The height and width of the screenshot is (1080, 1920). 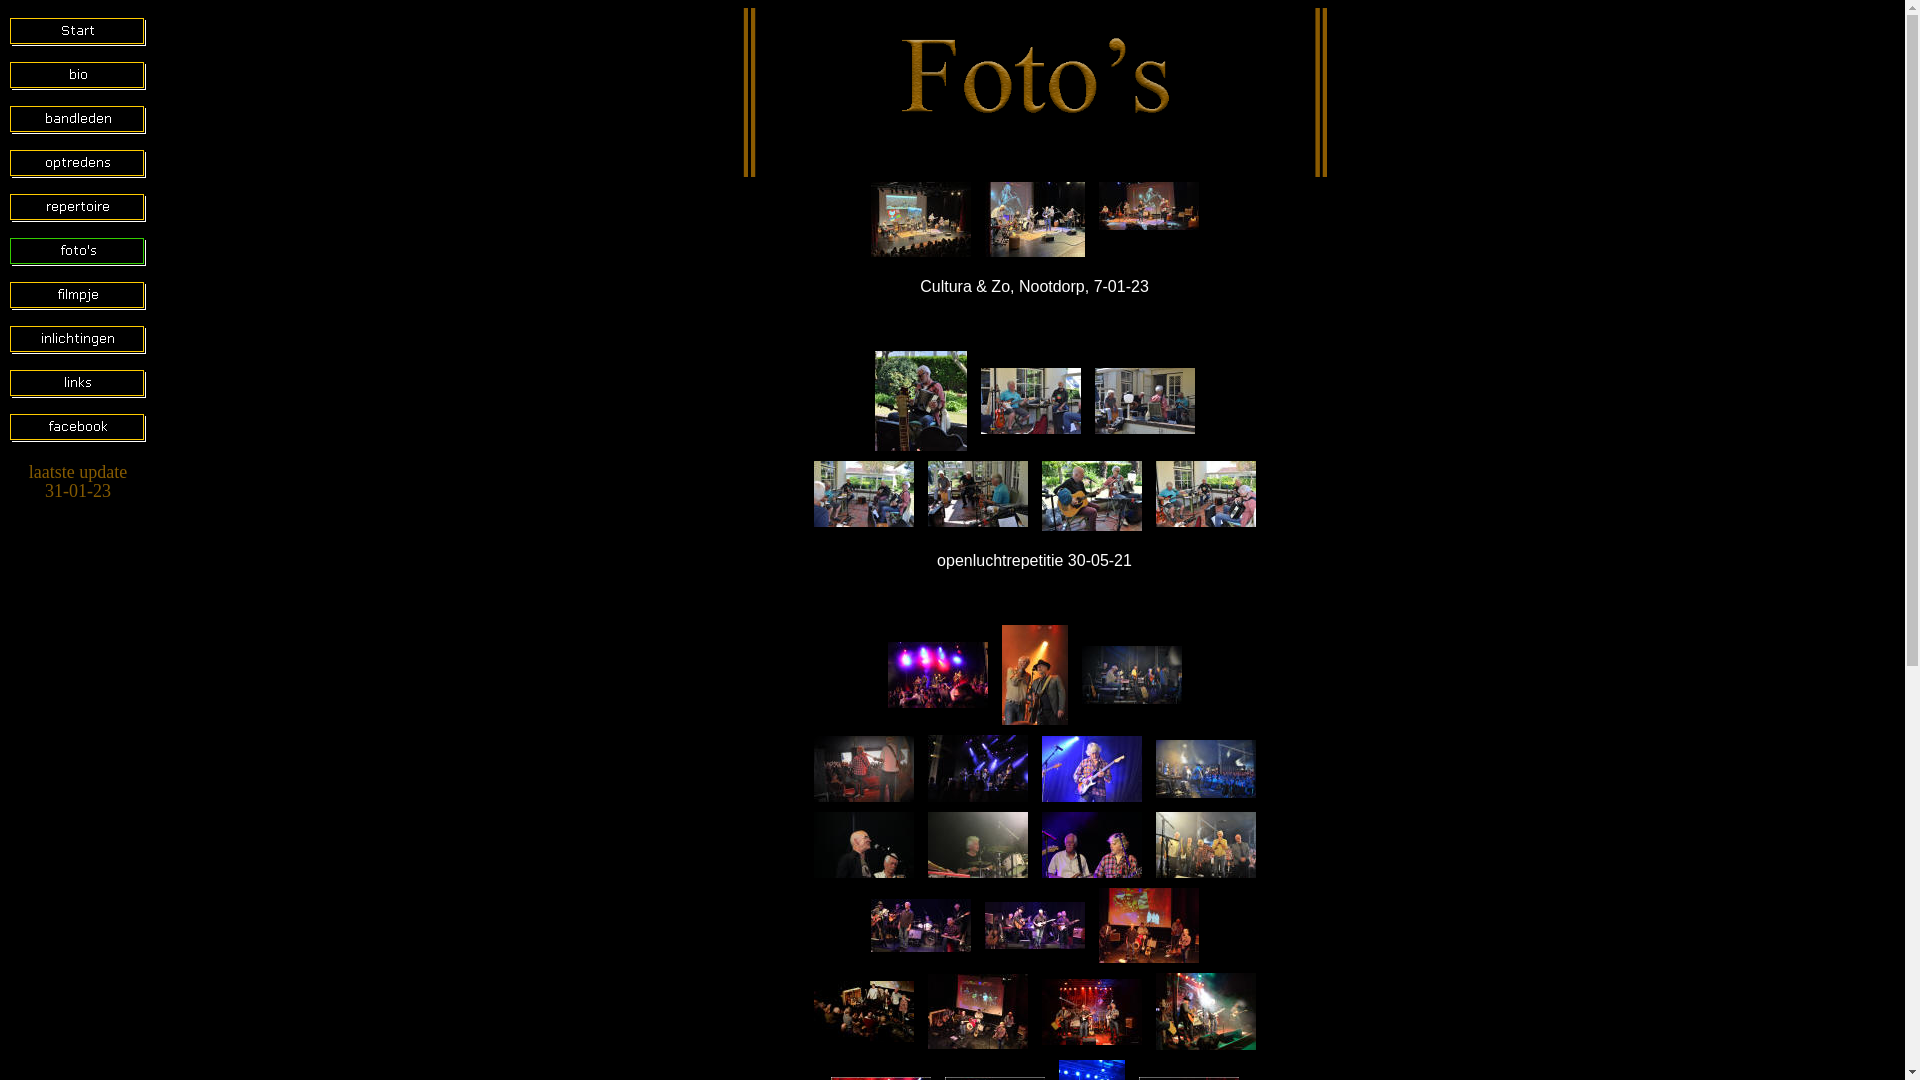 What do you see at coordinates (1147, 205) in the screenshot?
I see `'CulturA & Zo, Nootdorp, 07-01-23'` at bounding box center [1147, 205].